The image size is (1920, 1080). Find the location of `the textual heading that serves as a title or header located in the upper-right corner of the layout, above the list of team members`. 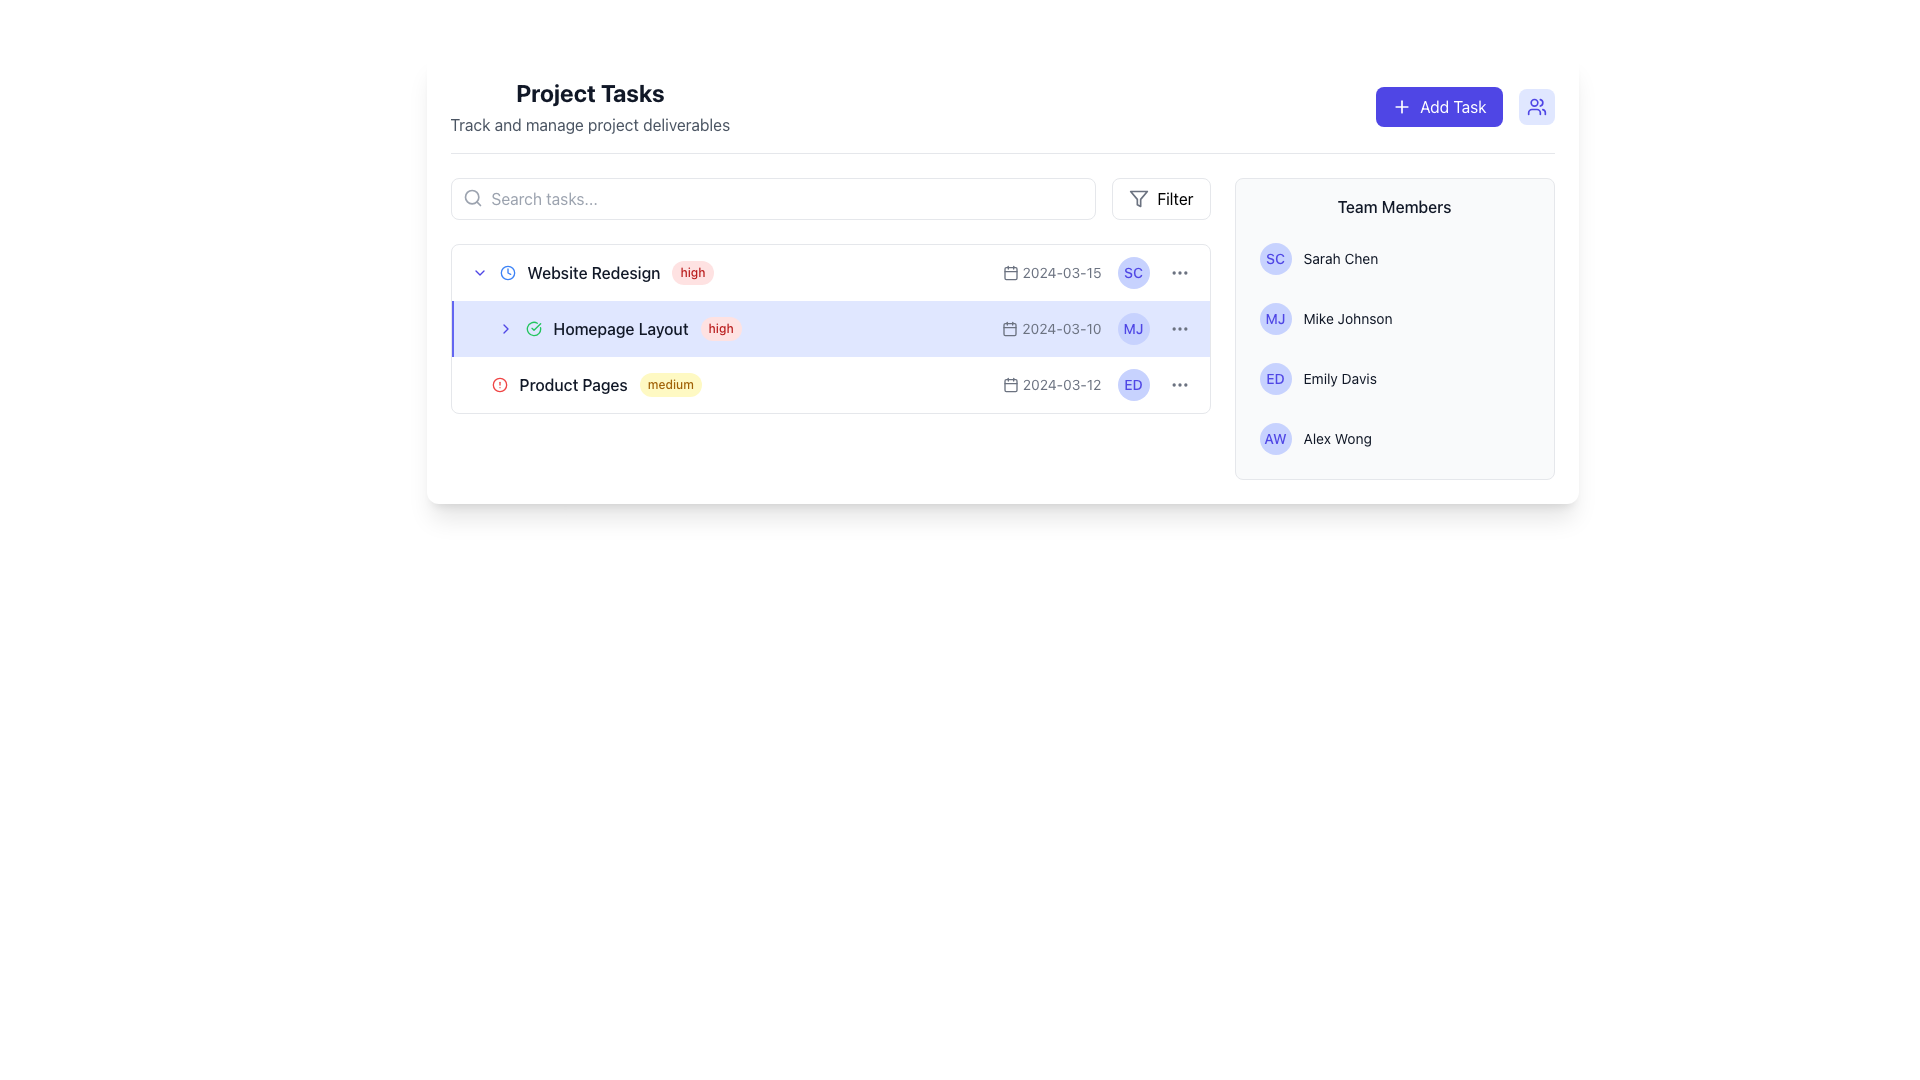

the textual heading that serves as a title or header located in the upper-right corner of the layout, above the list of team members is located at coordinates (1393, 207).